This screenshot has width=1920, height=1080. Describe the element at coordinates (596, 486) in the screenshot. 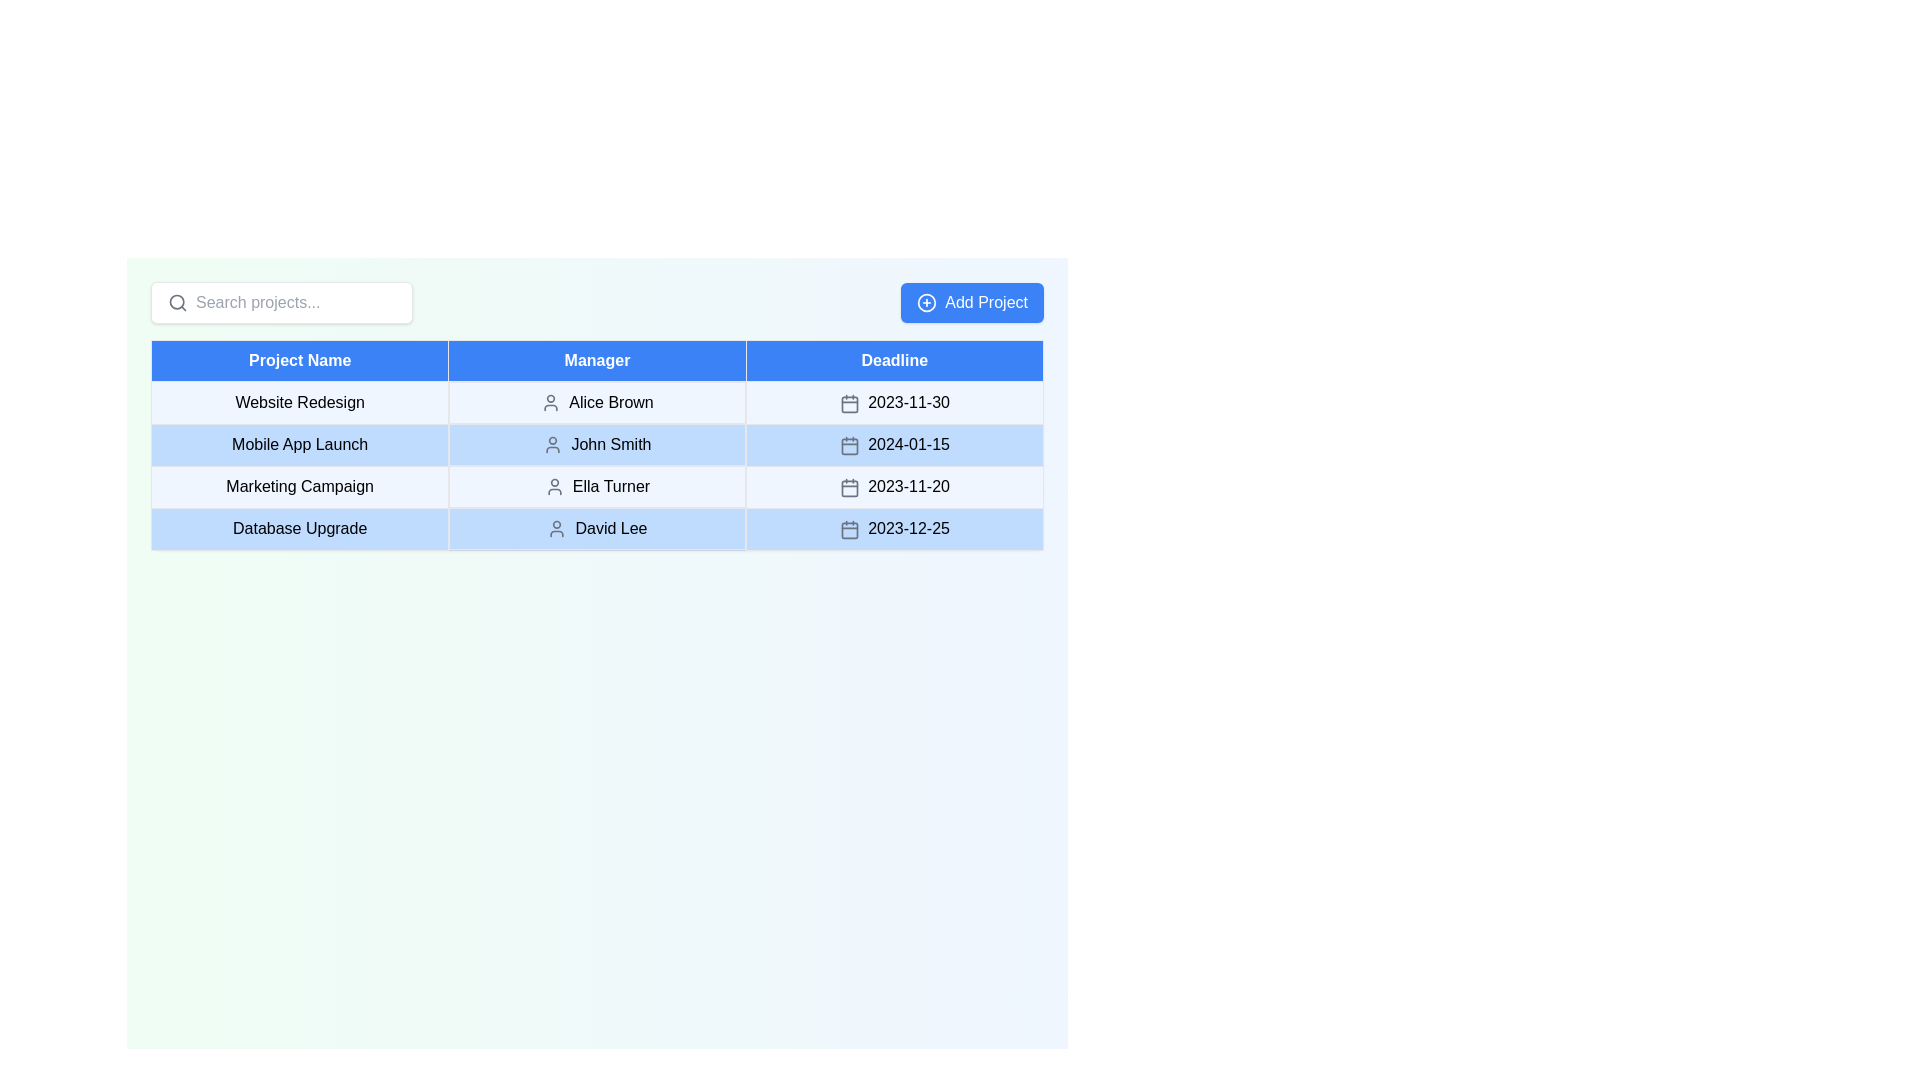

I see `the manager's name text label in the second column of the 'Marketing Campaign' row in the table` at that location.